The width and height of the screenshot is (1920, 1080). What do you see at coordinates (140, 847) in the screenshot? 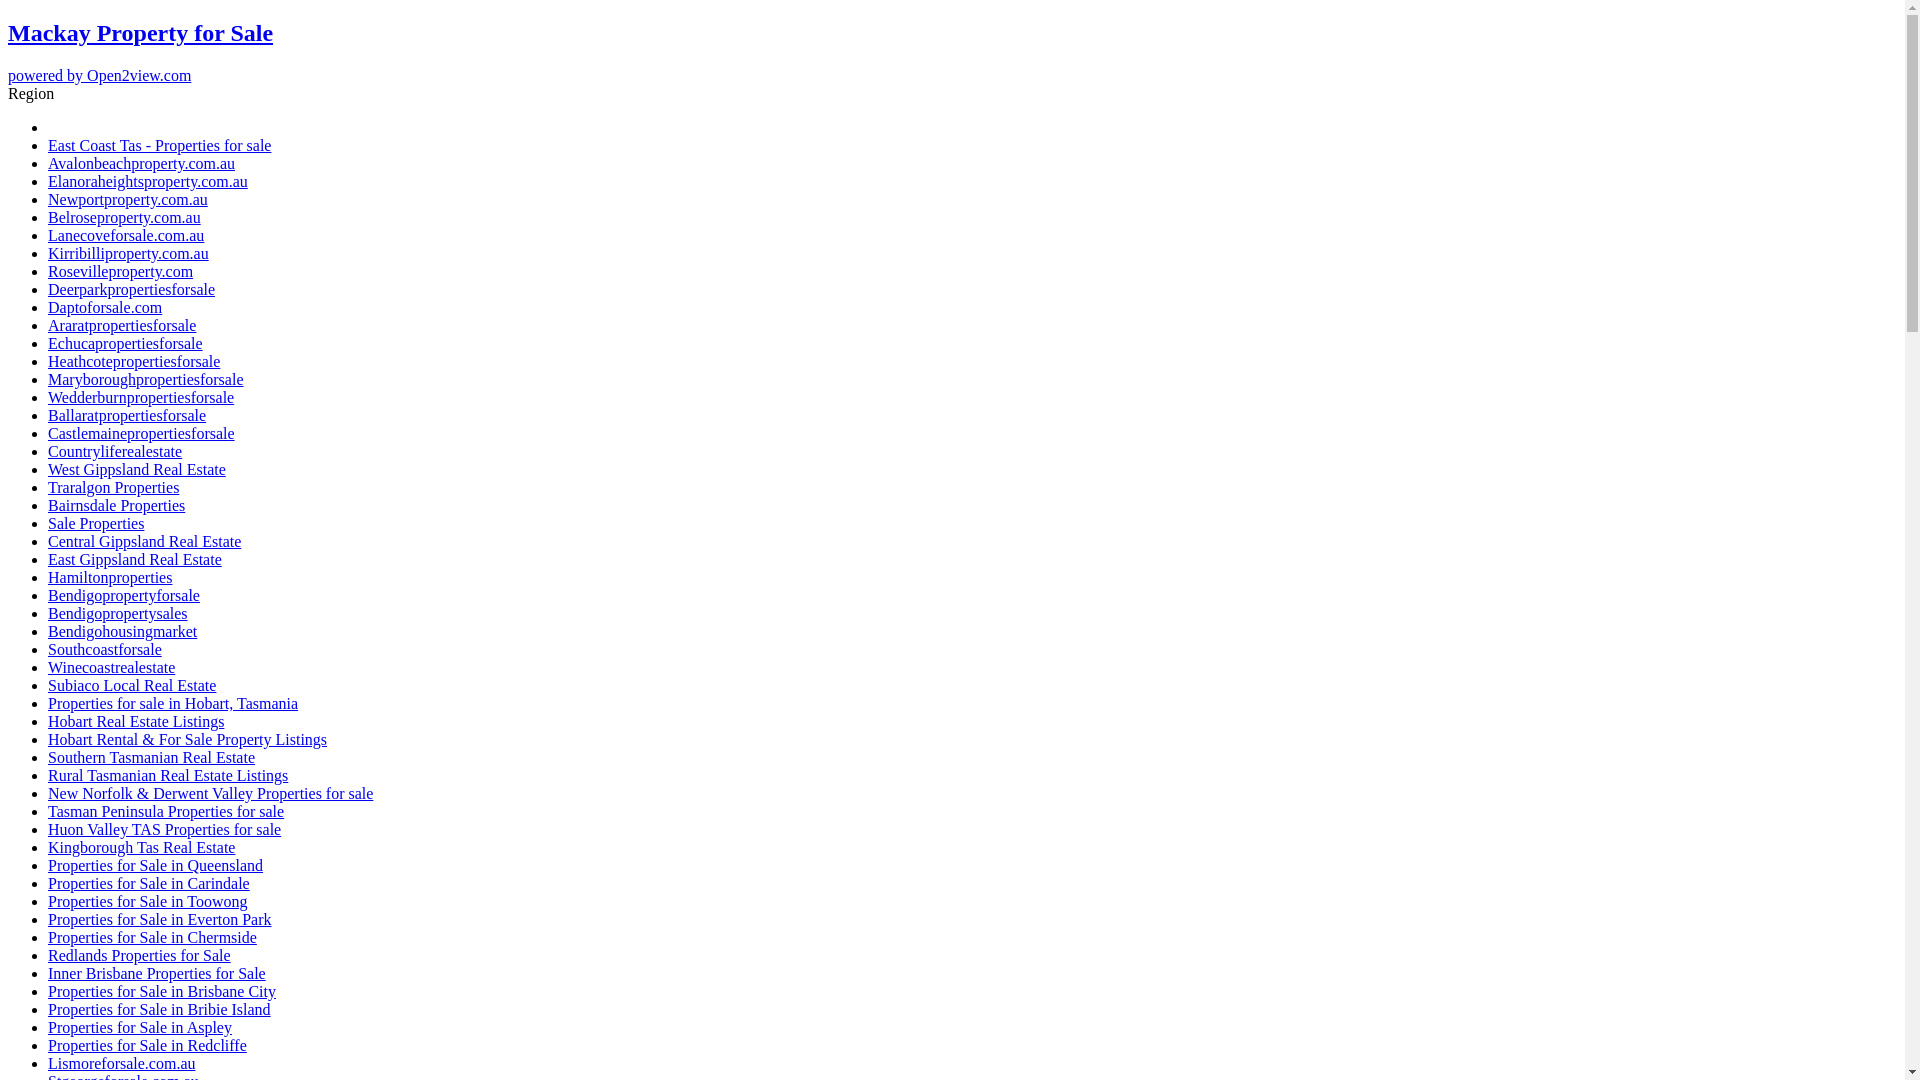
I see `'Kingborough Tas Real Estate'` at bounding box center [140, 847].